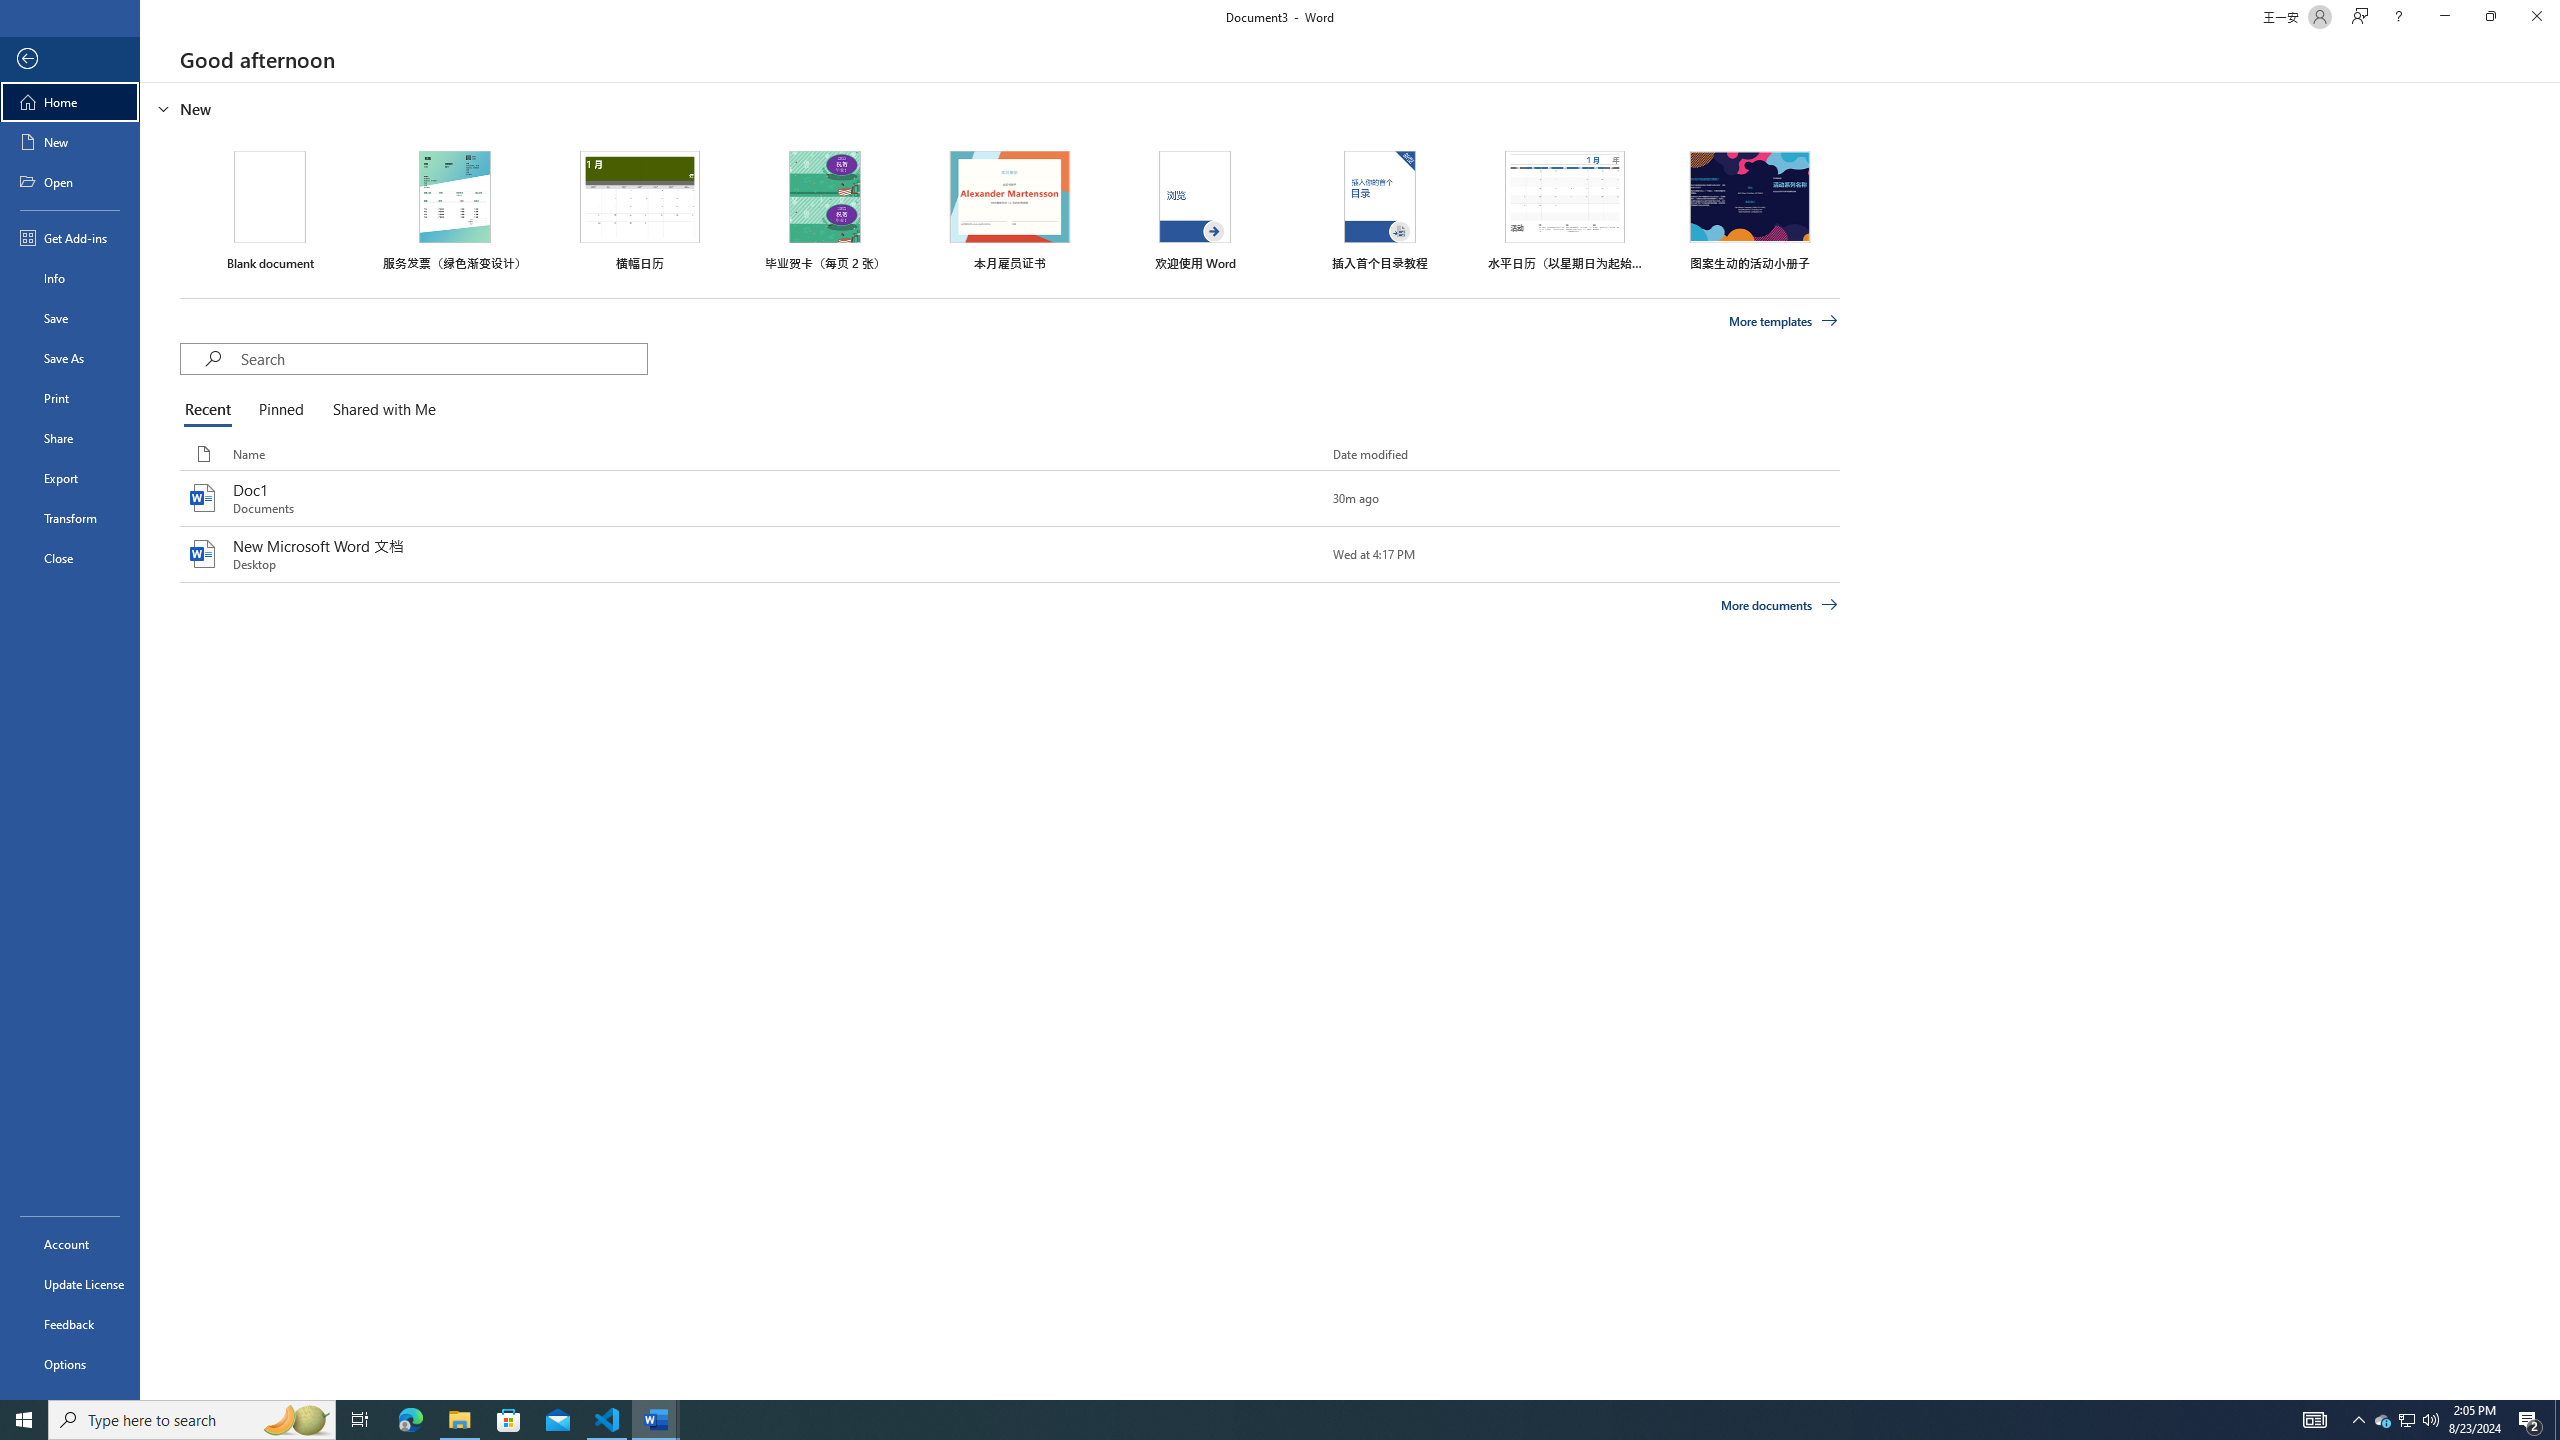  Describe the element at coordinates (69, 1244) in the screenshot. I see `'Account'` at that location.